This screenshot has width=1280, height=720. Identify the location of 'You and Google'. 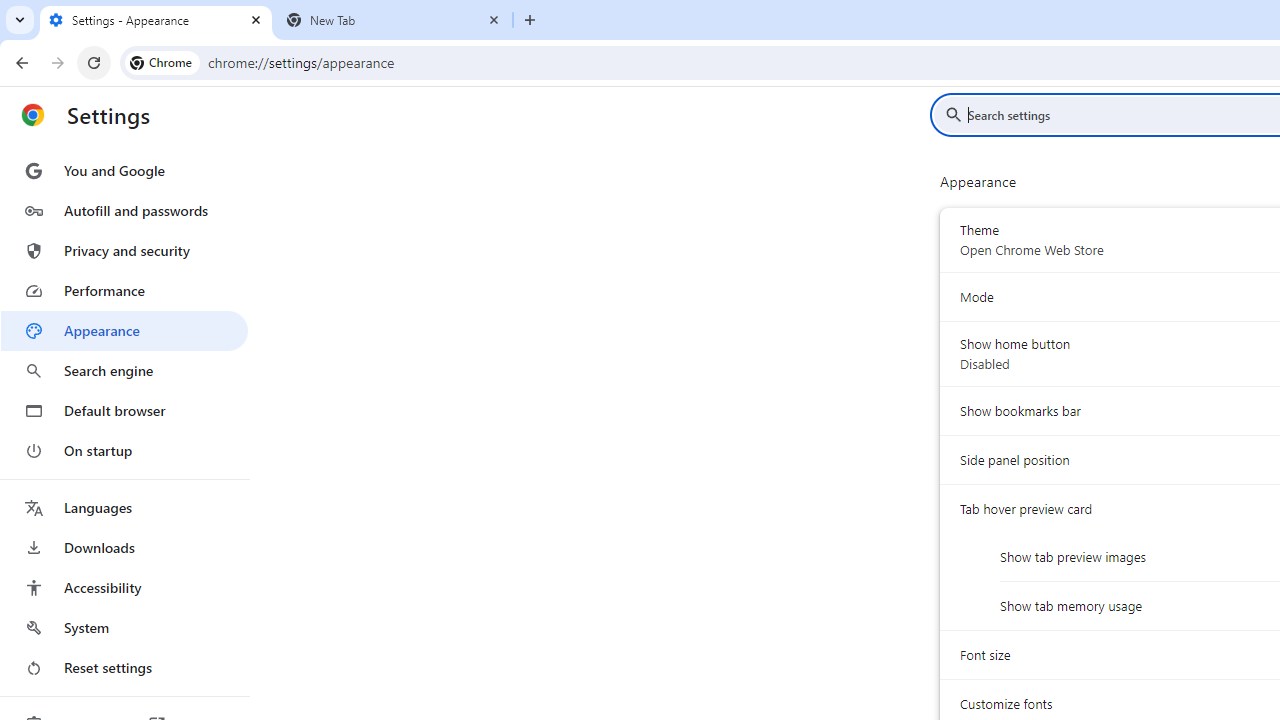
(123, 170).